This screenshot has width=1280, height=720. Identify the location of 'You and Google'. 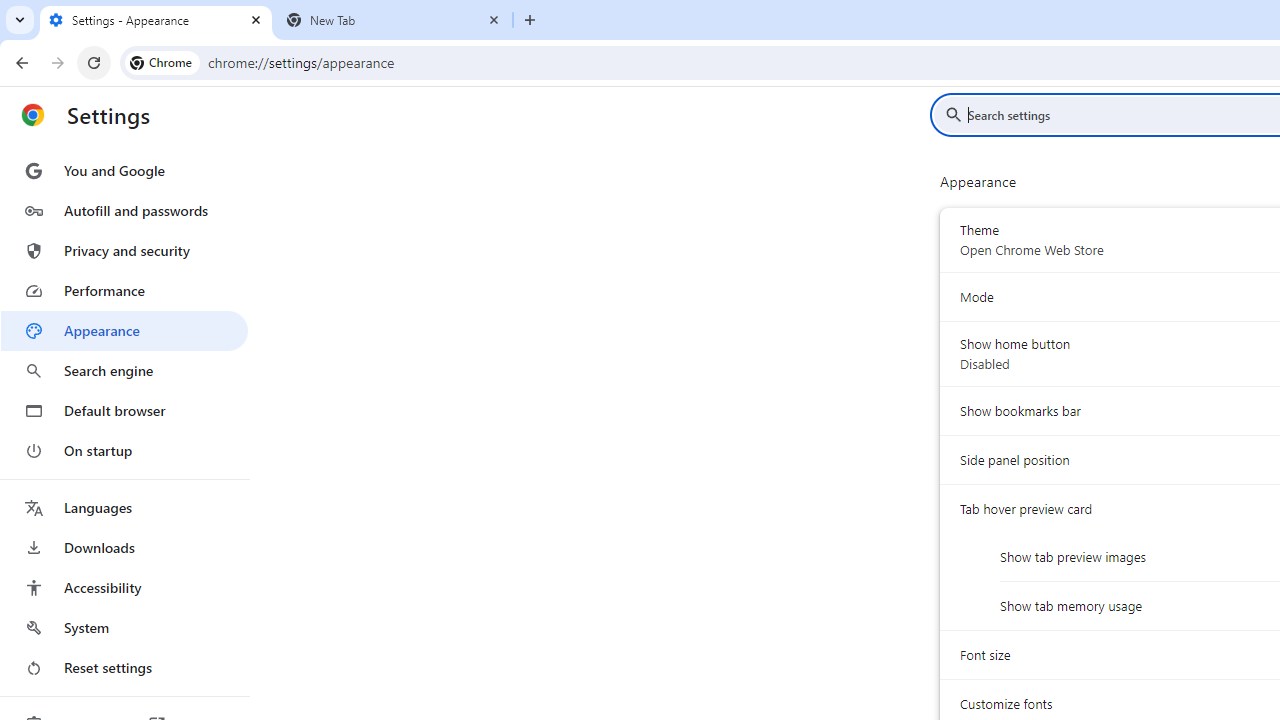
(123, 170).